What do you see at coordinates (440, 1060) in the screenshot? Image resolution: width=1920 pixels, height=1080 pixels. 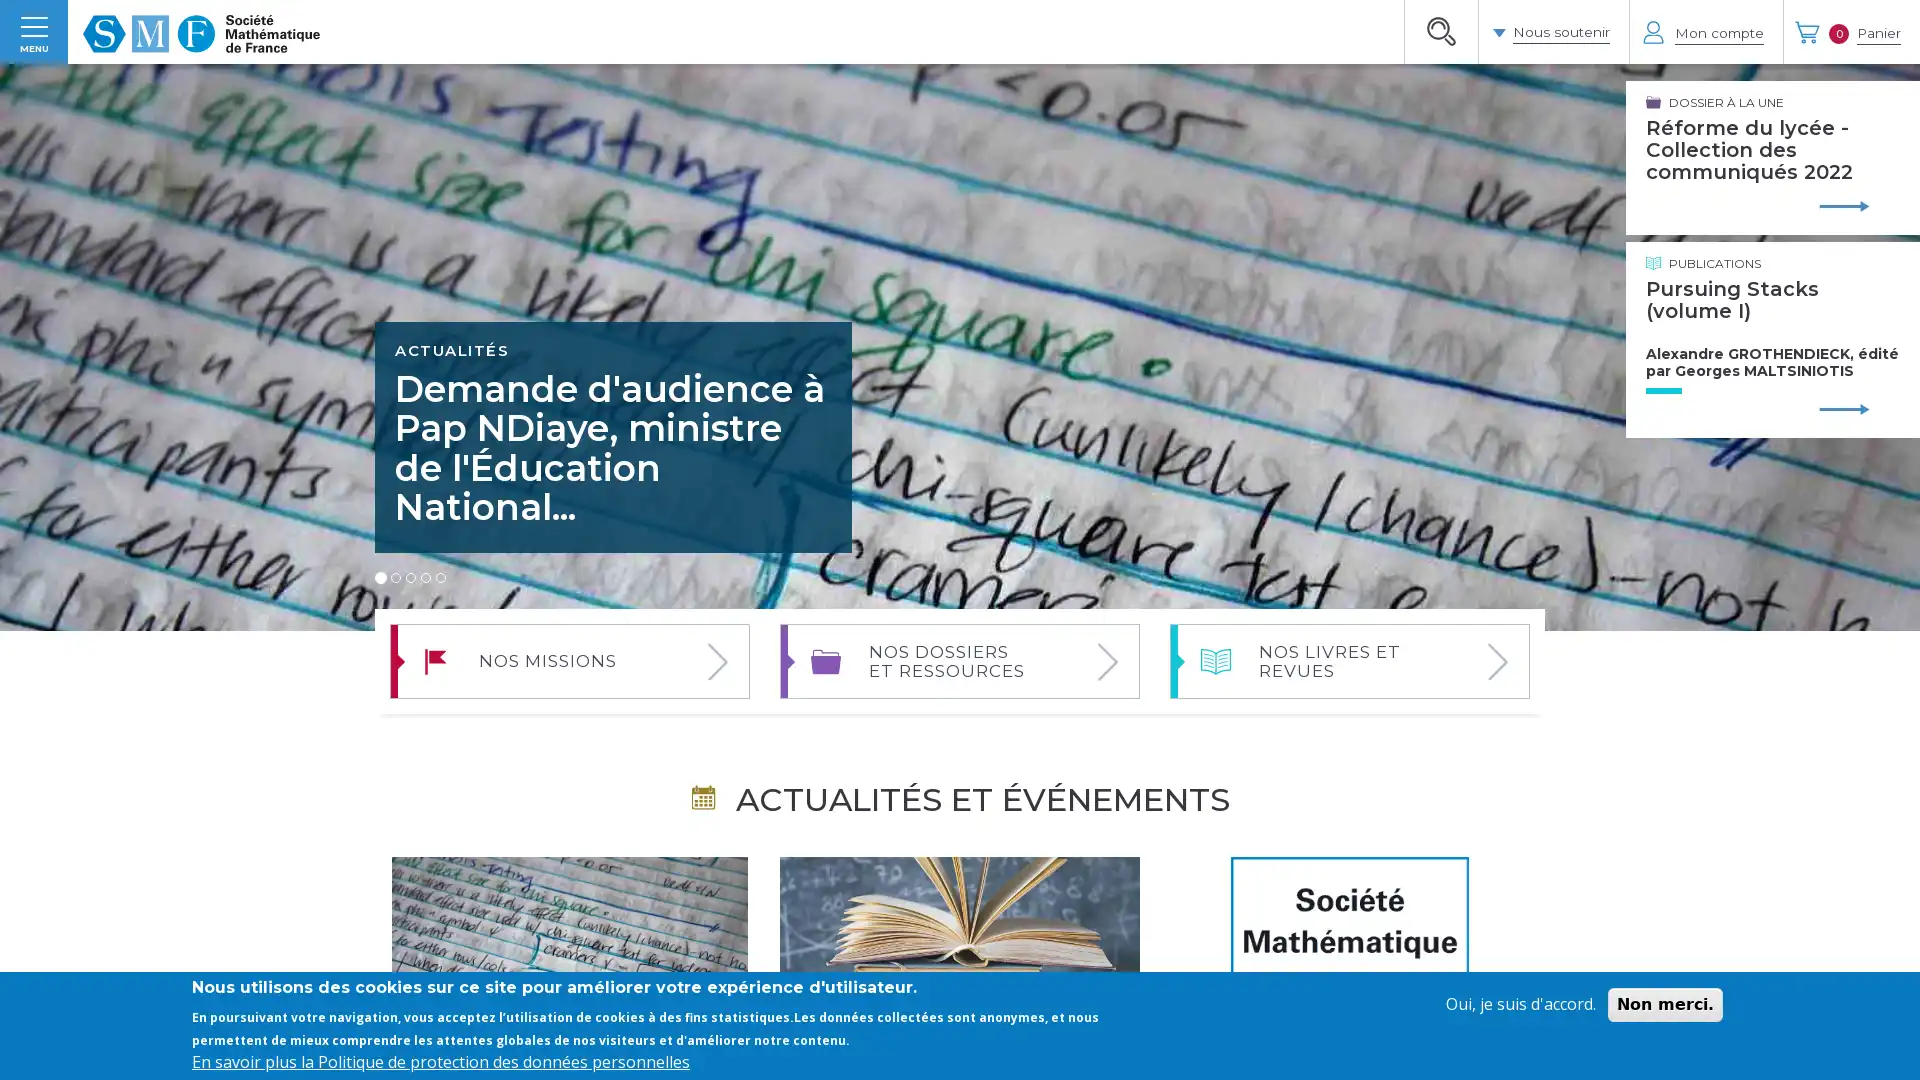 I see `En savoir plus la Politique de protection des donnees personnelles` at bounding box center [440, 1060].